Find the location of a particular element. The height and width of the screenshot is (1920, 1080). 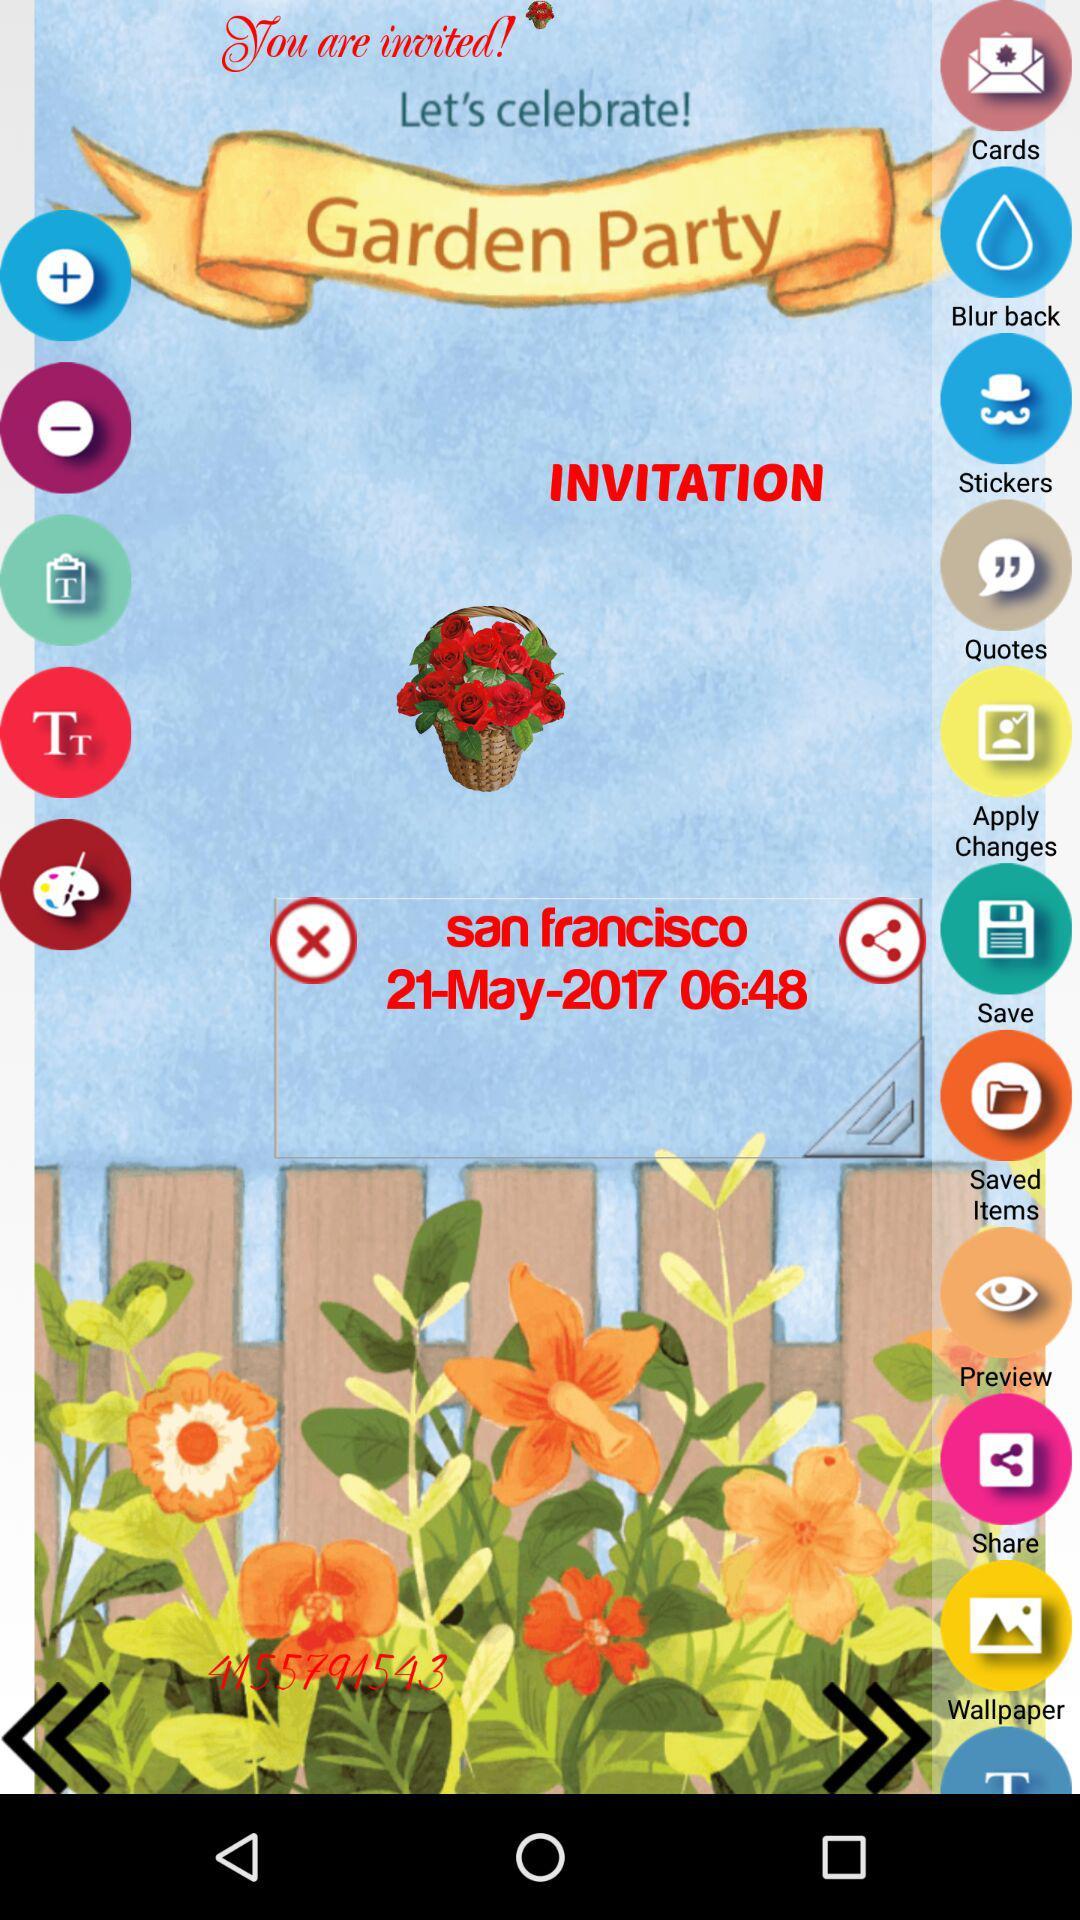

the share icon is located at coordinates (881, 1006).